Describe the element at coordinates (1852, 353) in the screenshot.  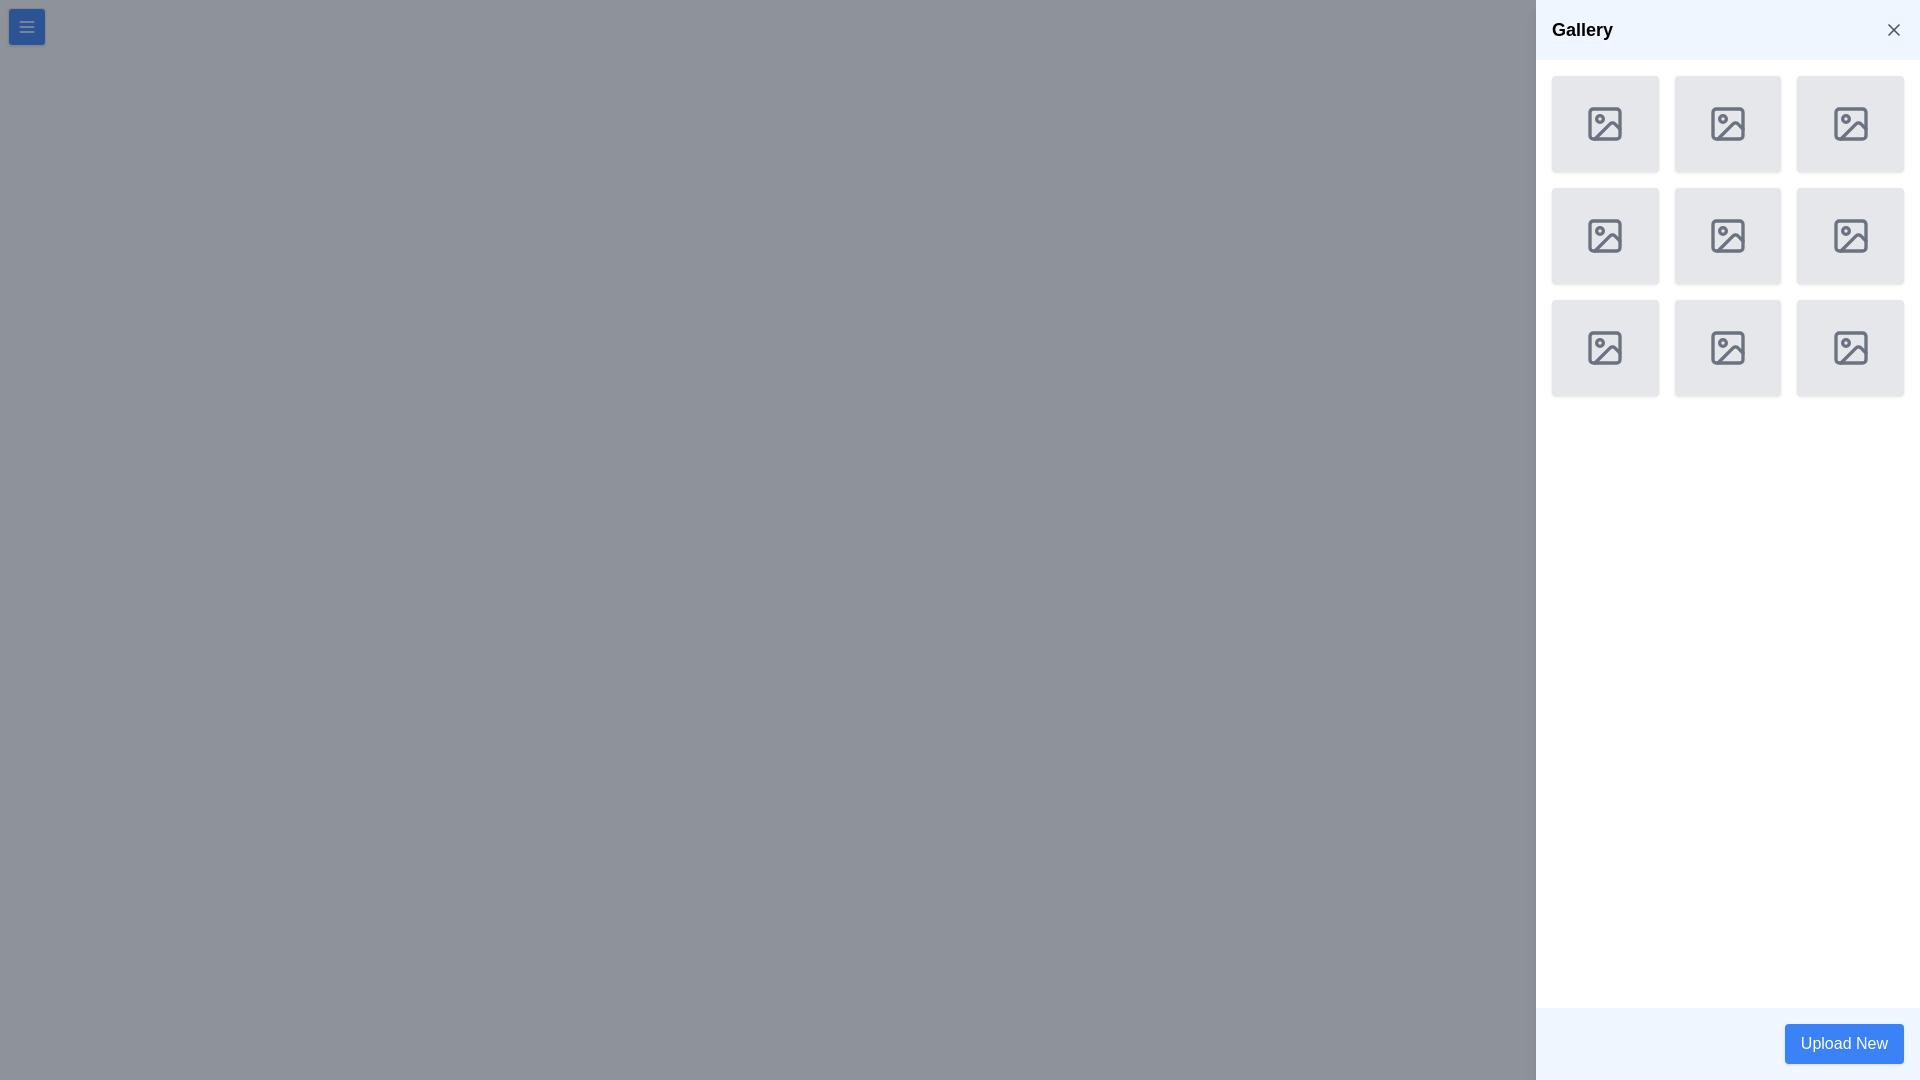
I see `vector graphic element displaying a diagonal line in the bottom-right corner of the ninth image placeholder in the gallery sidebar` at that location.